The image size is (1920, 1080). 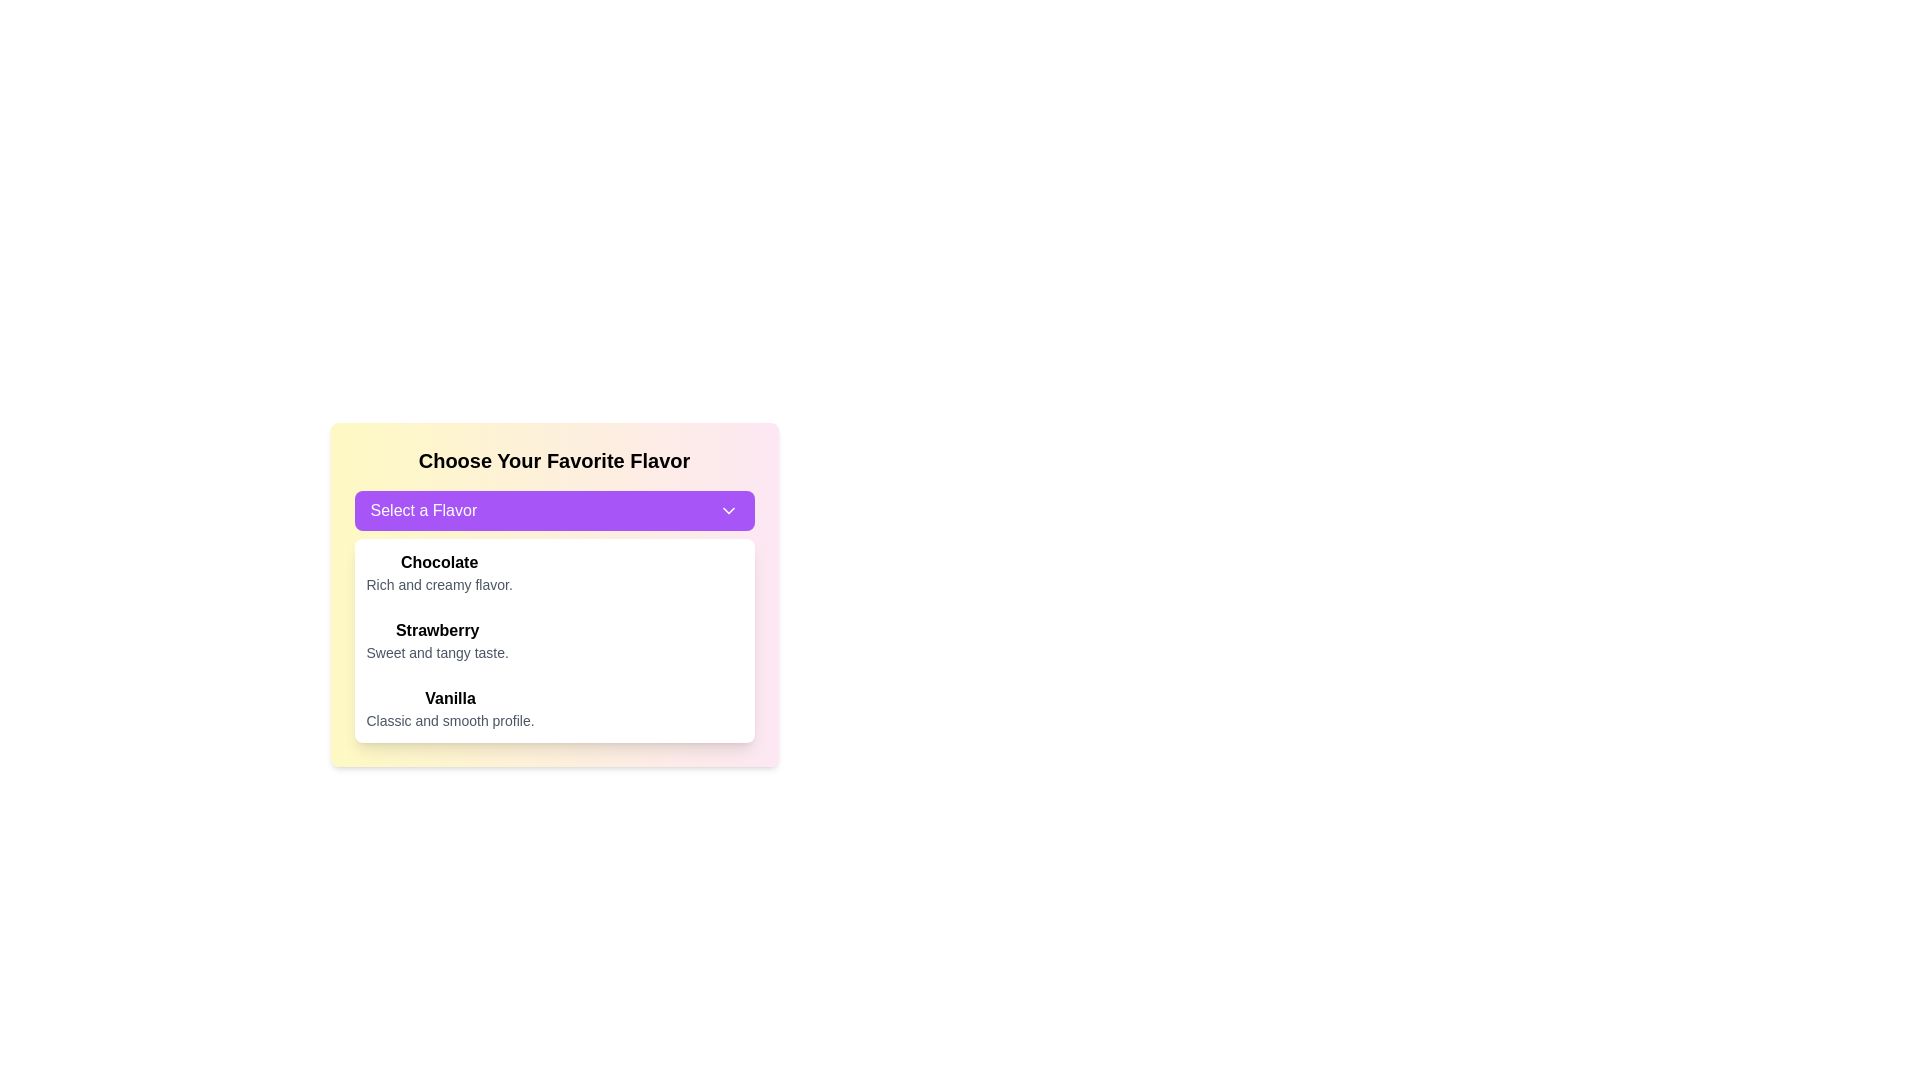 What do you see at coordinates (449, 708) in the screenshot?
I see `the third flavor option in the dropdown menu` at bounding box center [449, 708].